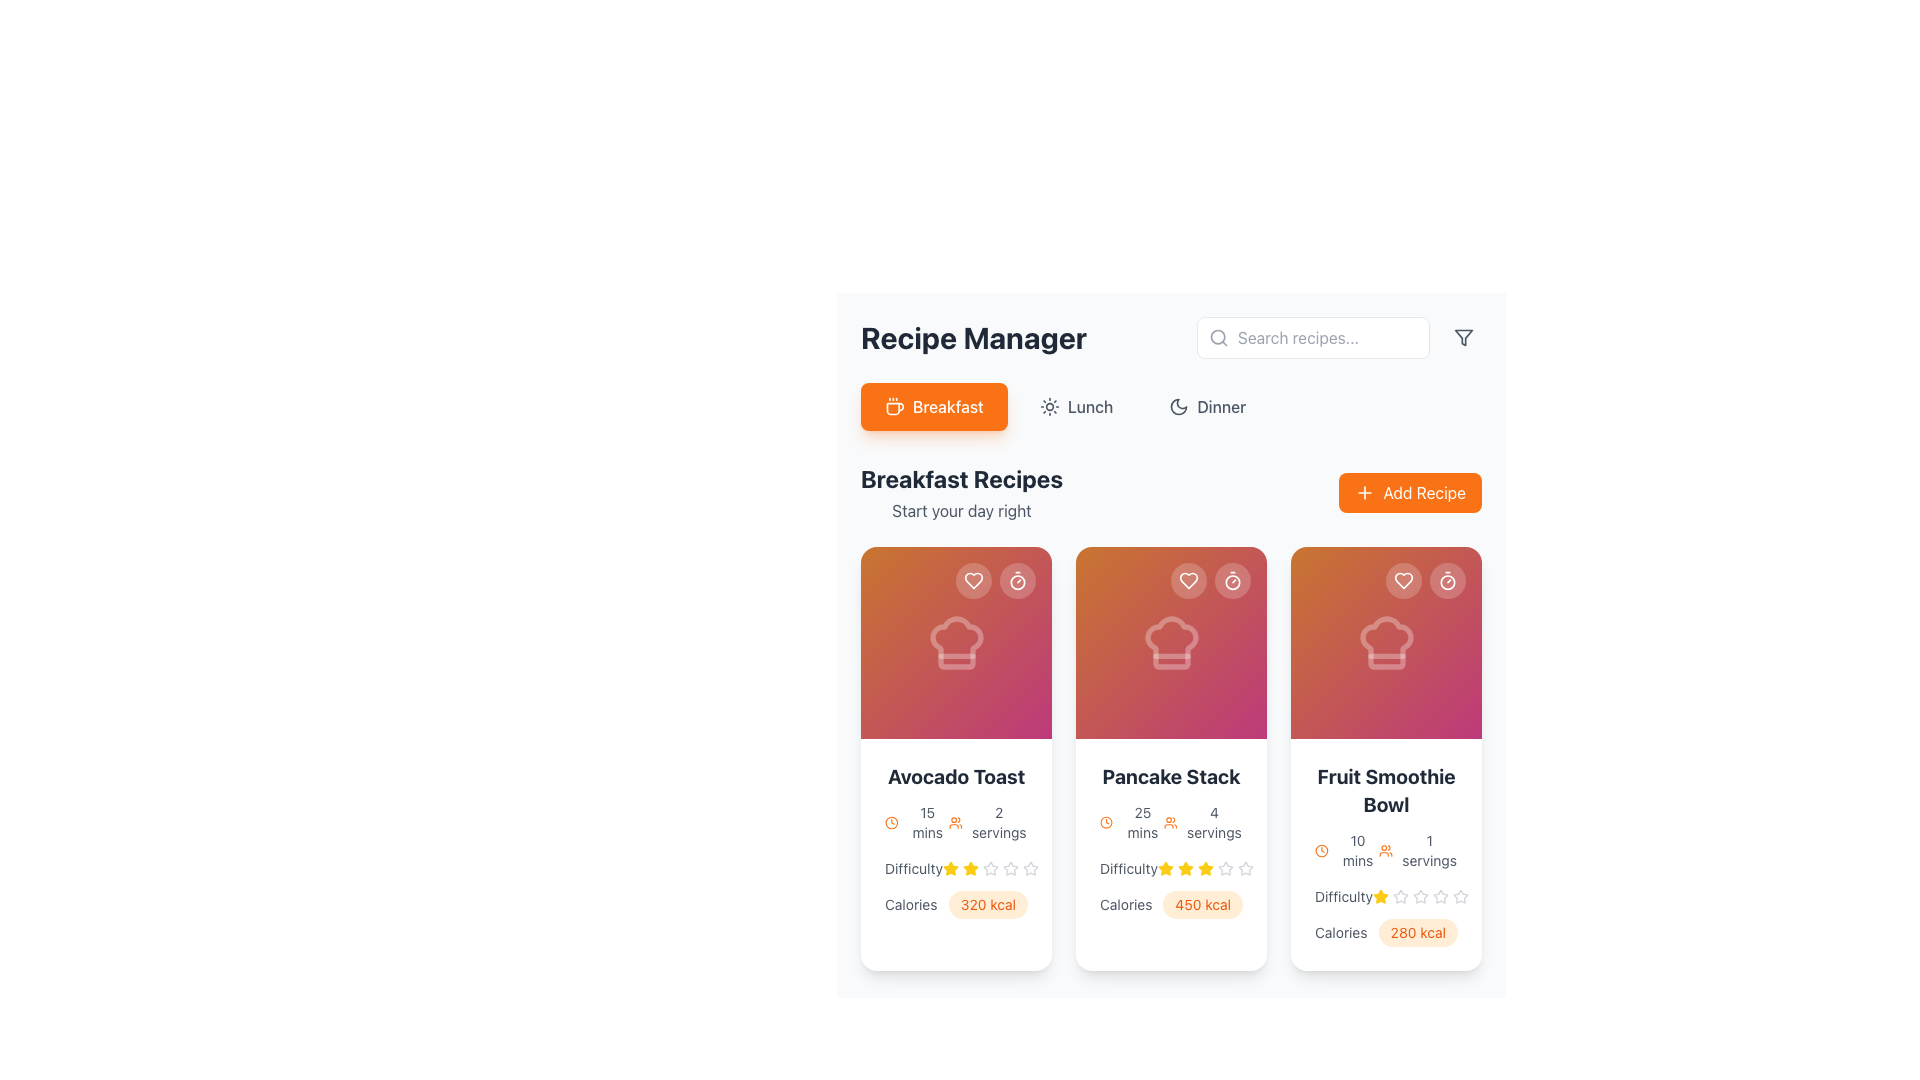 This screenshot has width=1920, height=1080. I want to click on the servings icon located to the left of the text '1 servings' in the serving information section of the 'Fruit Smoothie Bowl' card, even though it is marked as not interactive, so click(1385, 851).